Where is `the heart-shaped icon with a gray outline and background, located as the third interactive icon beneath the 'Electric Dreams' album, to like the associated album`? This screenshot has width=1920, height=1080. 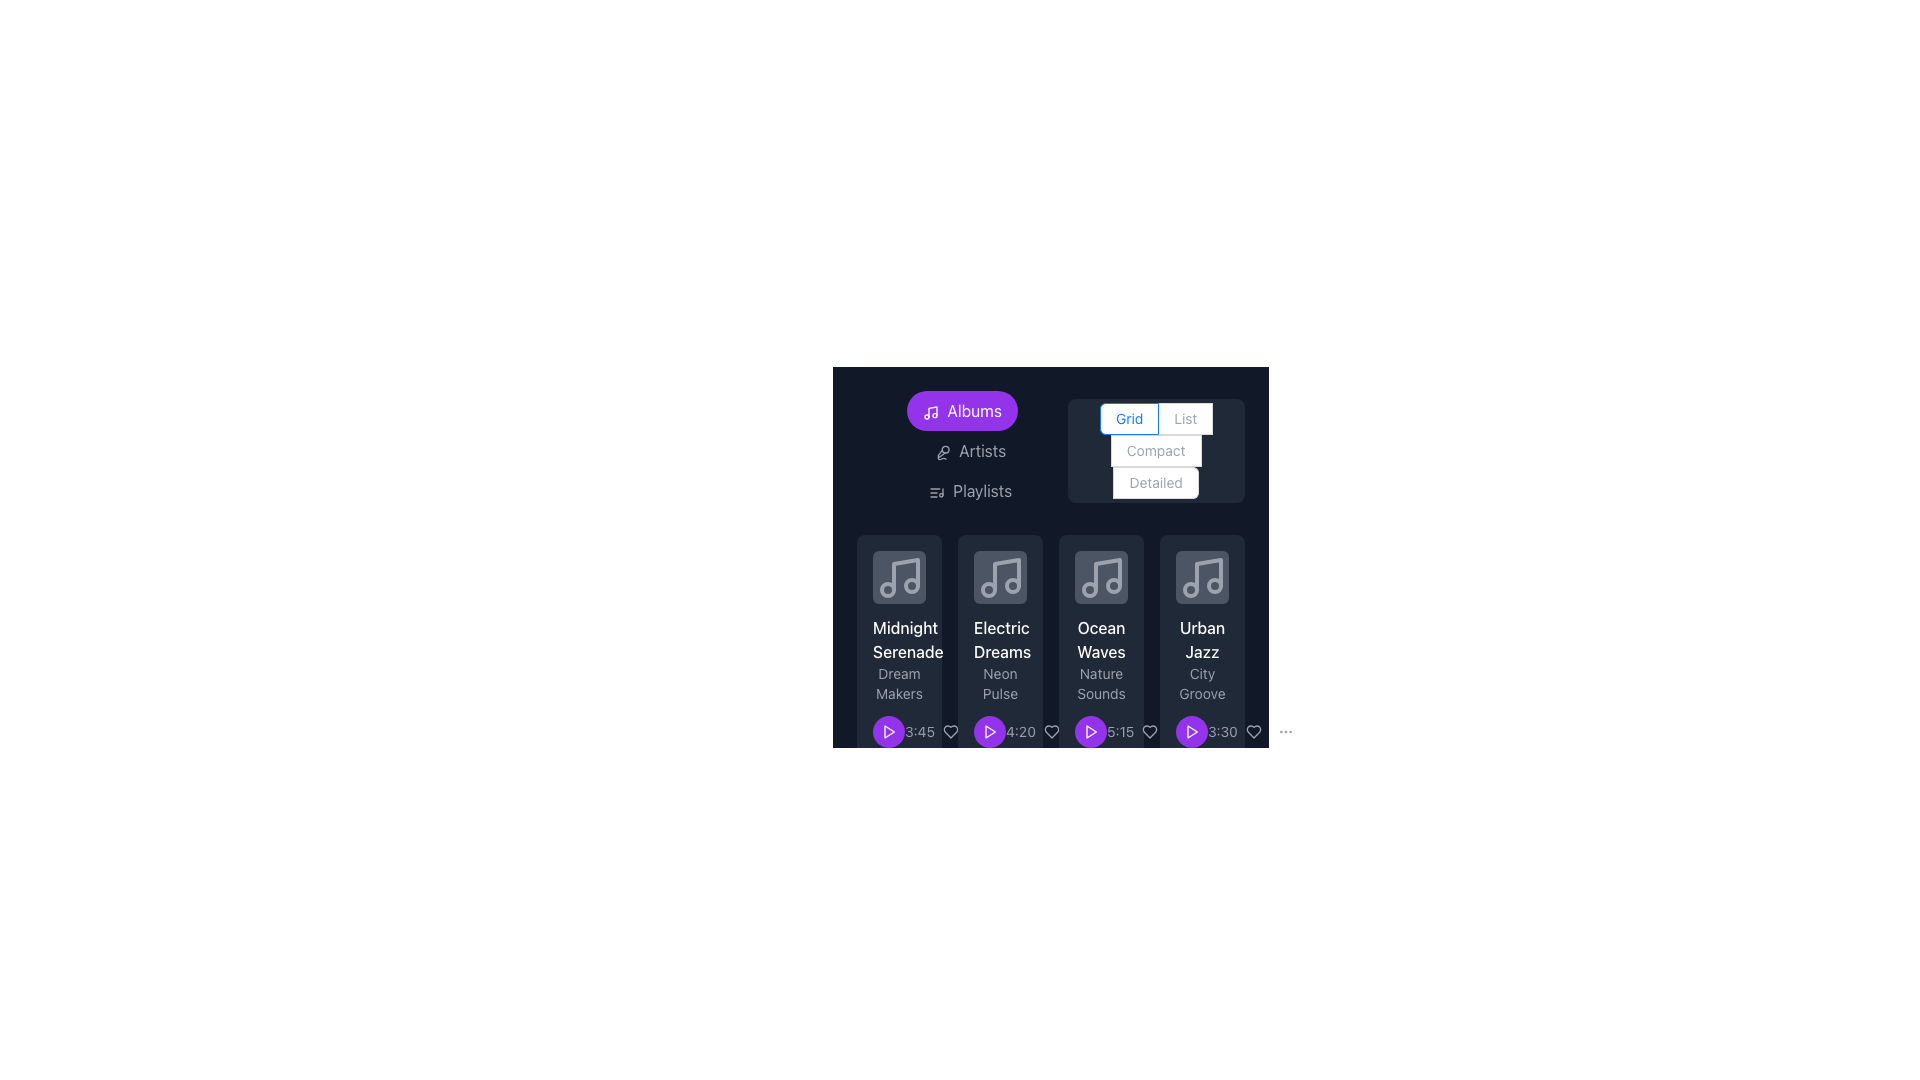
the heart-shaped icon with a gray outline and background, located as the third interactive icon beneath the 'Electric Dreams' album, to like the associated album is located at coordinates (949, 732).